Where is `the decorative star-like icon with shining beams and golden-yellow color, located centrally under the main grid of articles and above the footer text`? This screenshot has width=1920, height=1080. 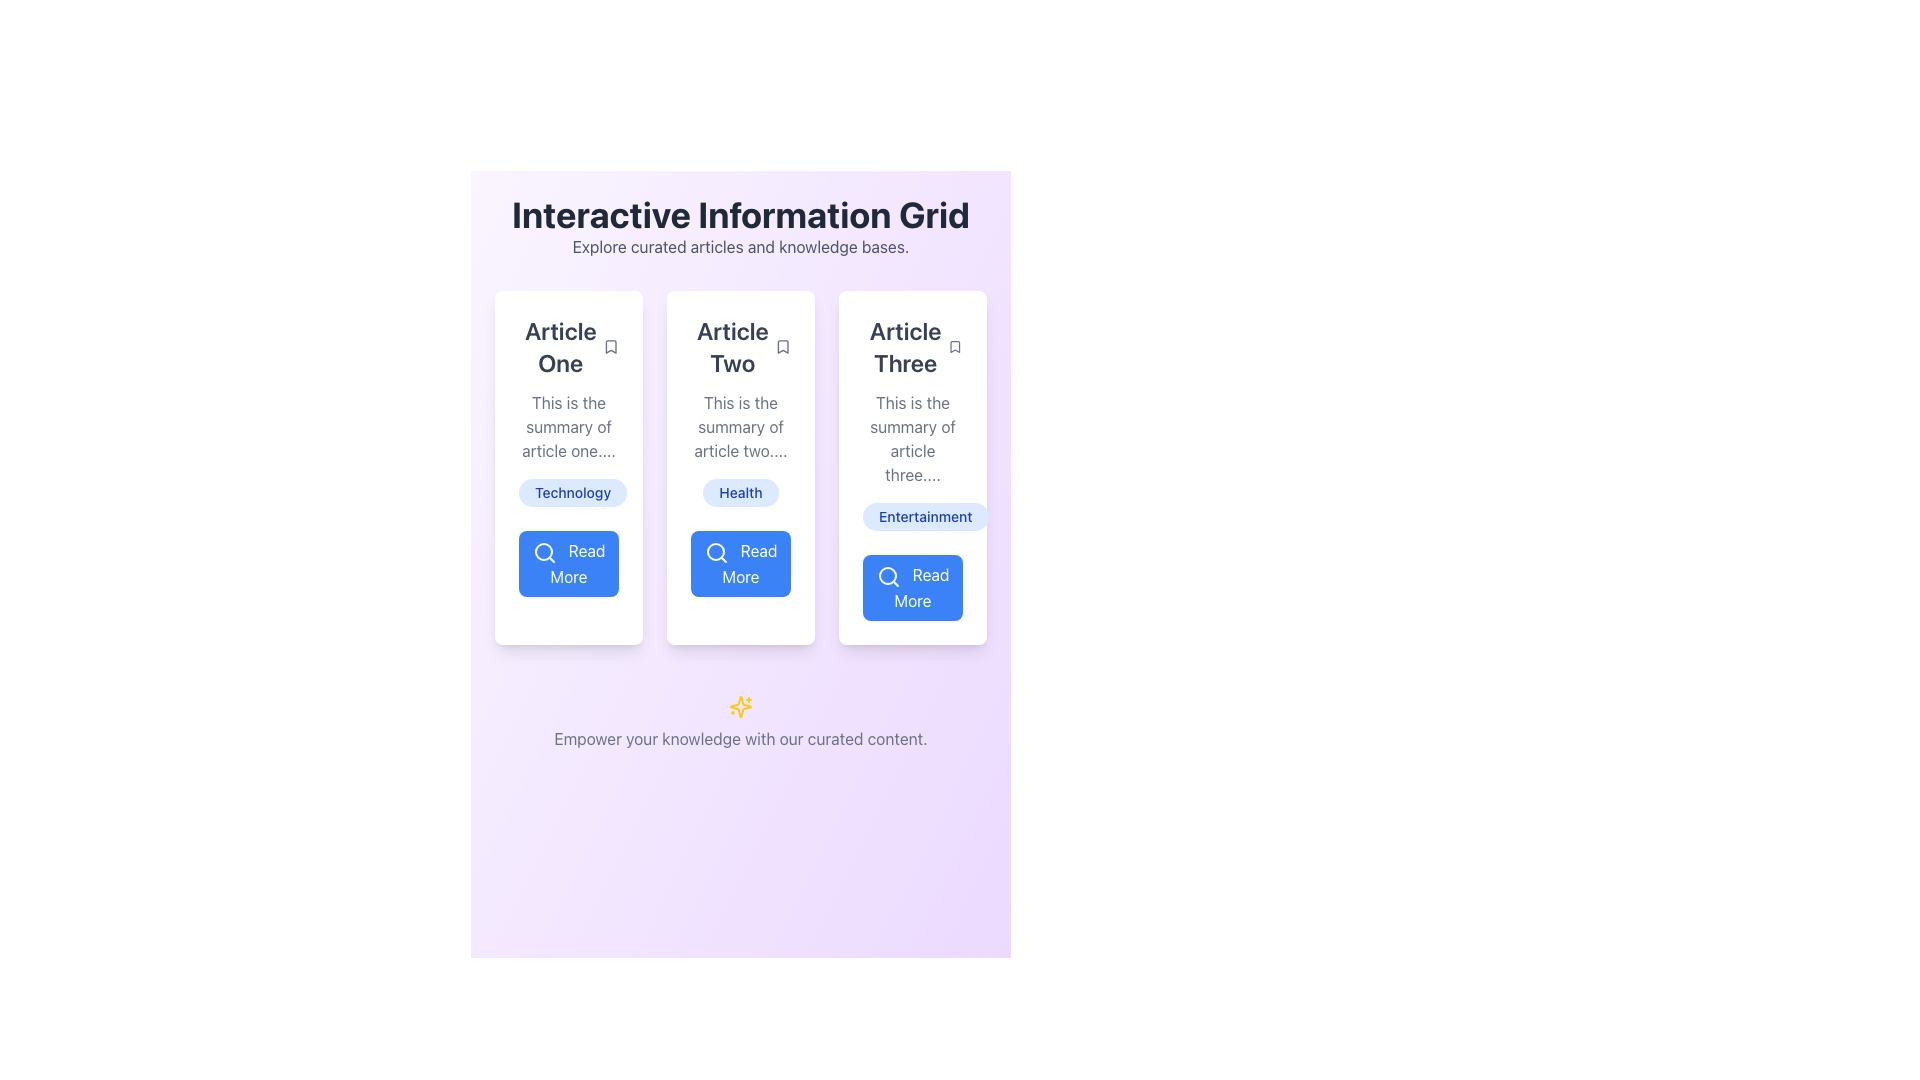
the decorative star-like icon with shining beams and golden-yellow color, located centrally under the main grid of articles and above the footer text is located at coordinates (739, 705).